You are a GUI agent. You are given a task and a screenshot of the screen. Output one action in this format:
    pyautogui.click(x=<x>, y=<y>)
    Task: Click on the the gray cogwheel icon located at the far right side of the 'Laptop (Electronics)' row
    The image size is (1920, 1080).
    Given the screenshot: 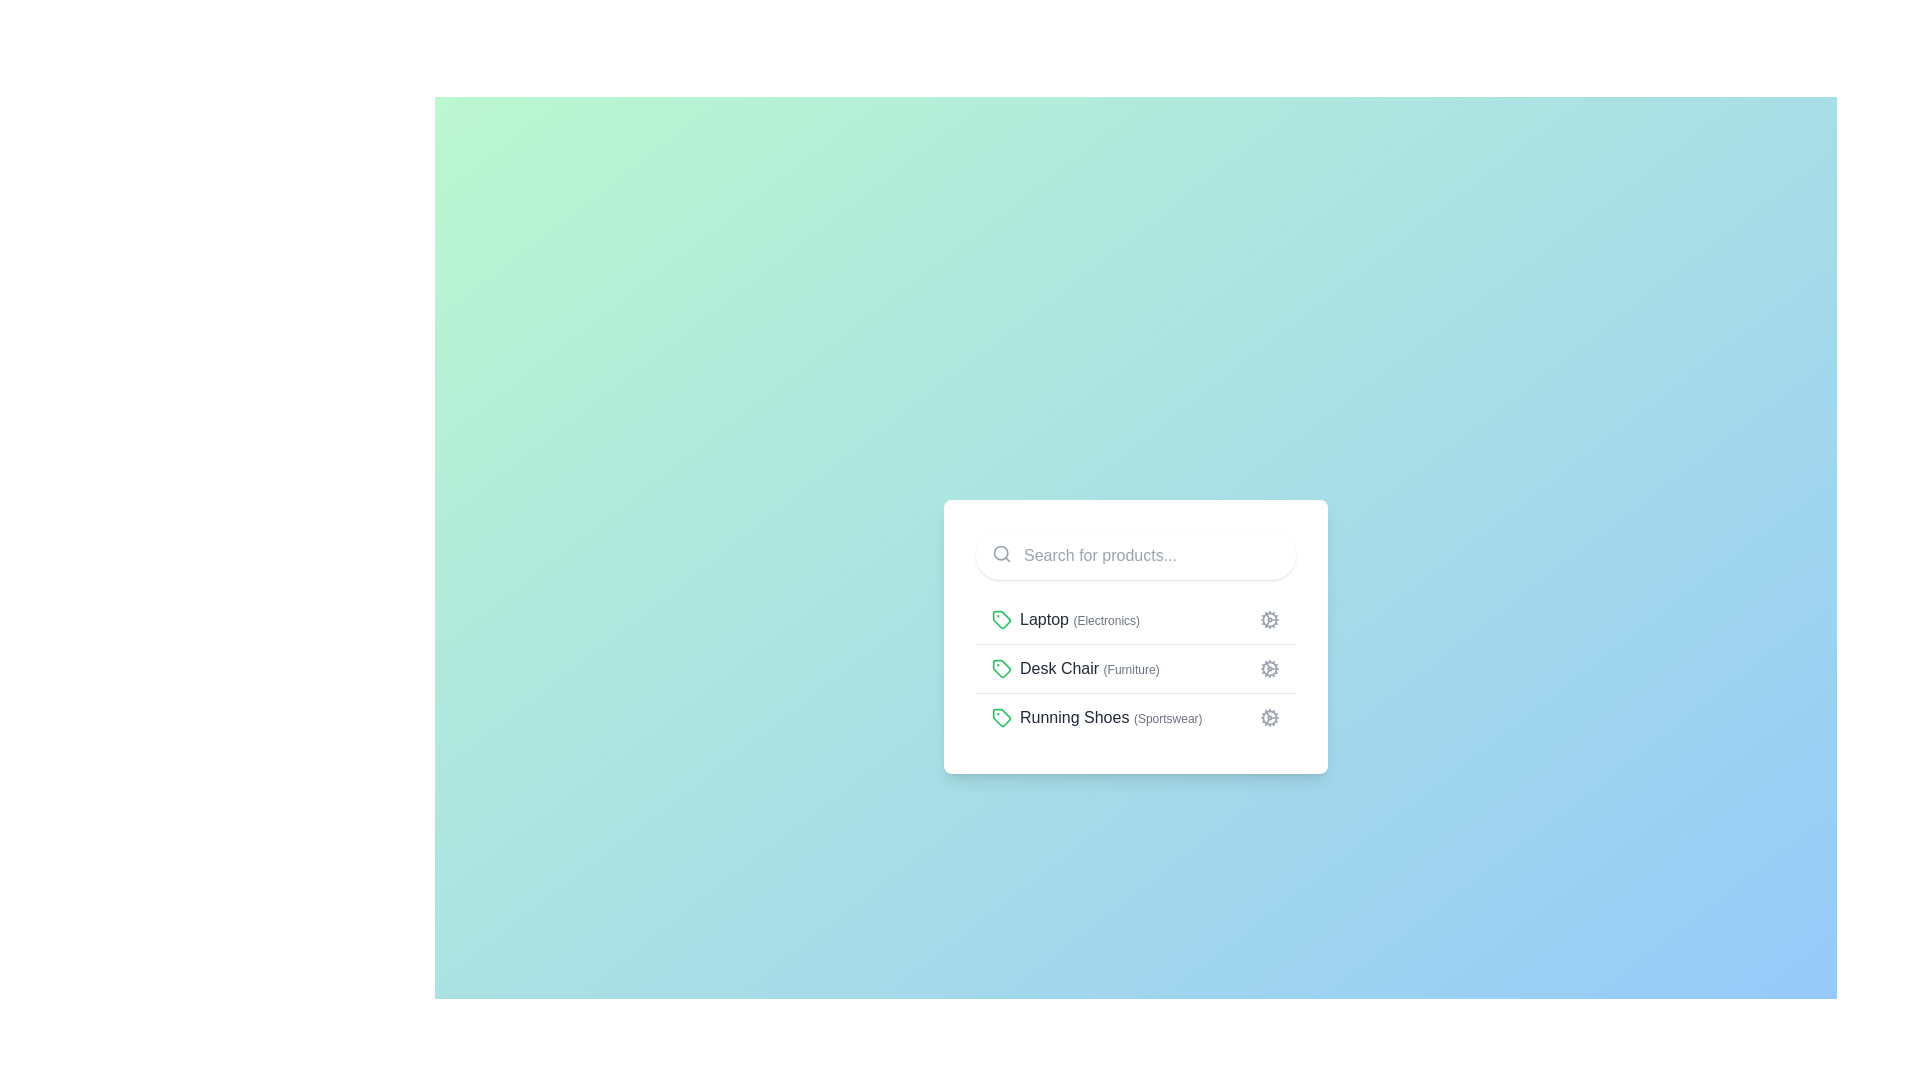 What is the action you would take?
    pyautogui.click(x=1269, y=619)
    